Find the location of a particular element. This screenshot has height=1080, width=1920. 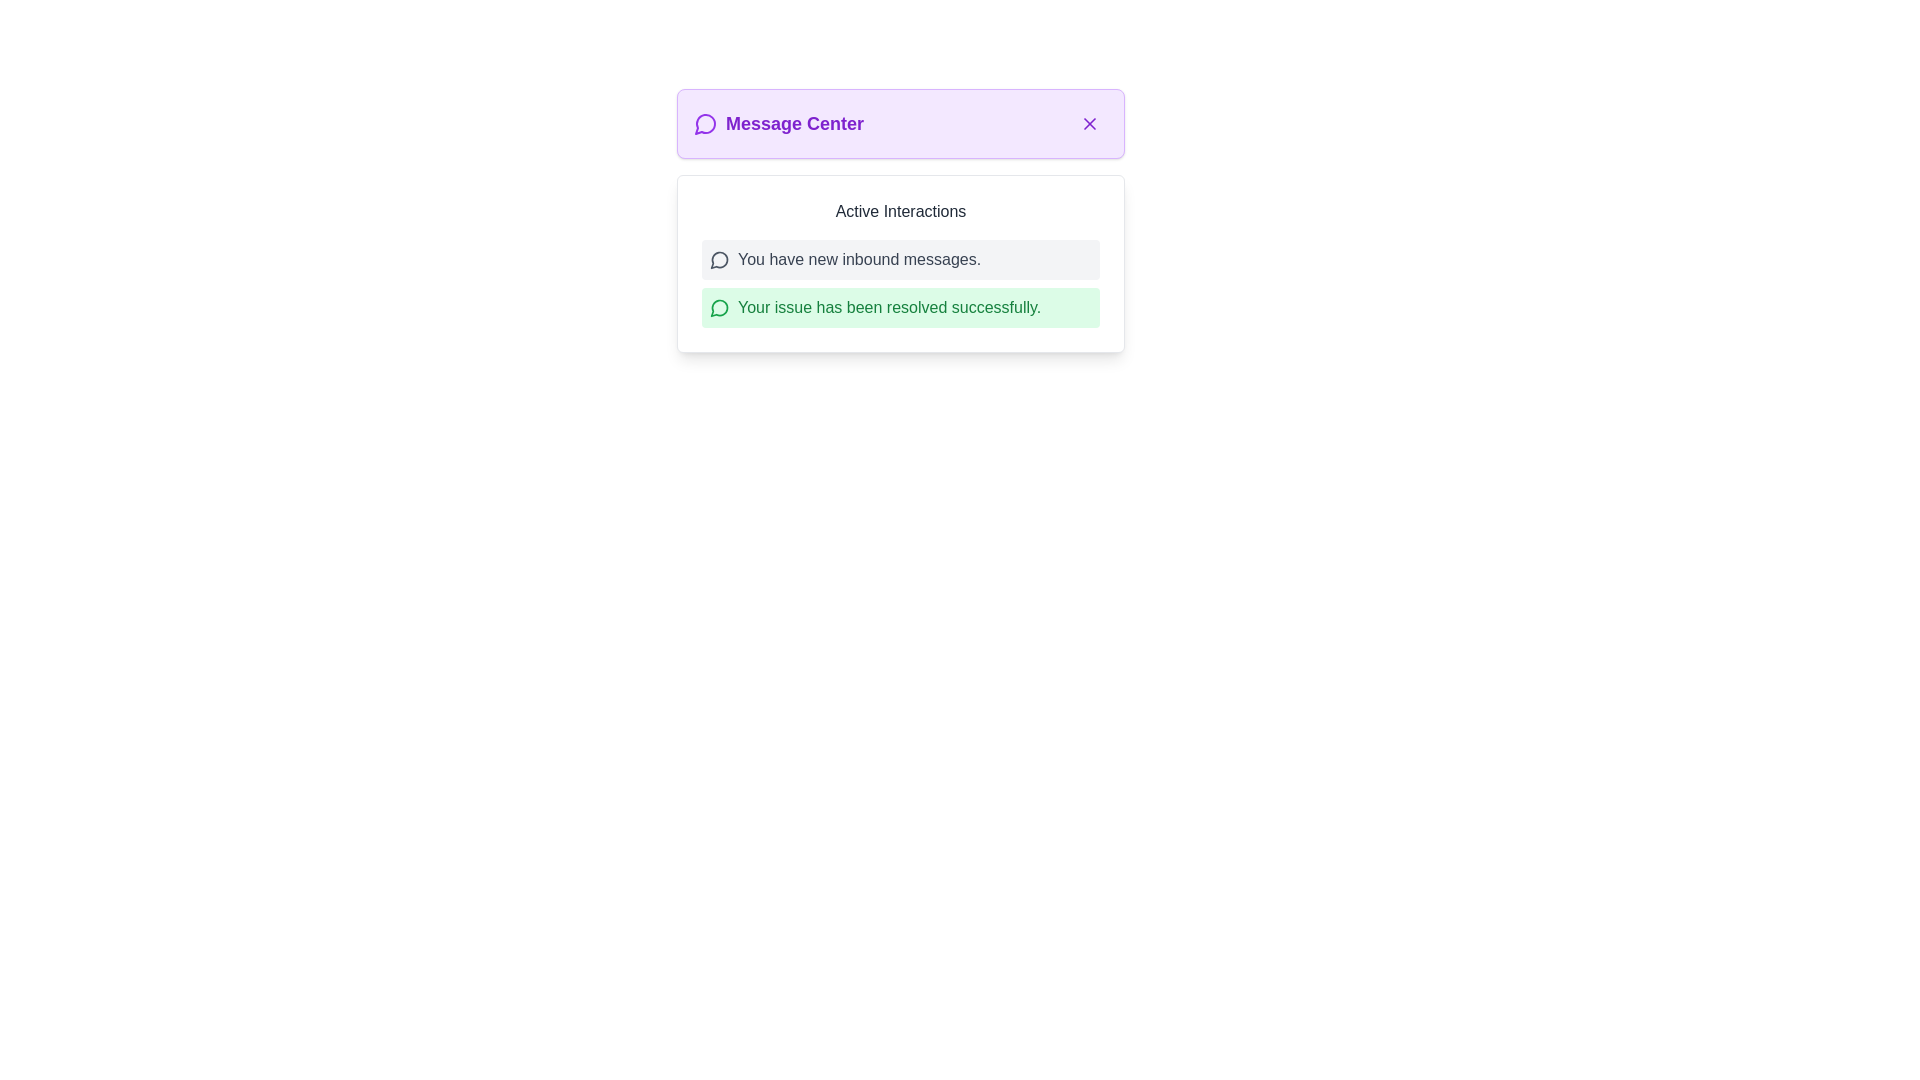

notification message displayed in the 'Active Interactions' section, which provides feedback about the resolution of an issue is located at coordinates (888, 308).